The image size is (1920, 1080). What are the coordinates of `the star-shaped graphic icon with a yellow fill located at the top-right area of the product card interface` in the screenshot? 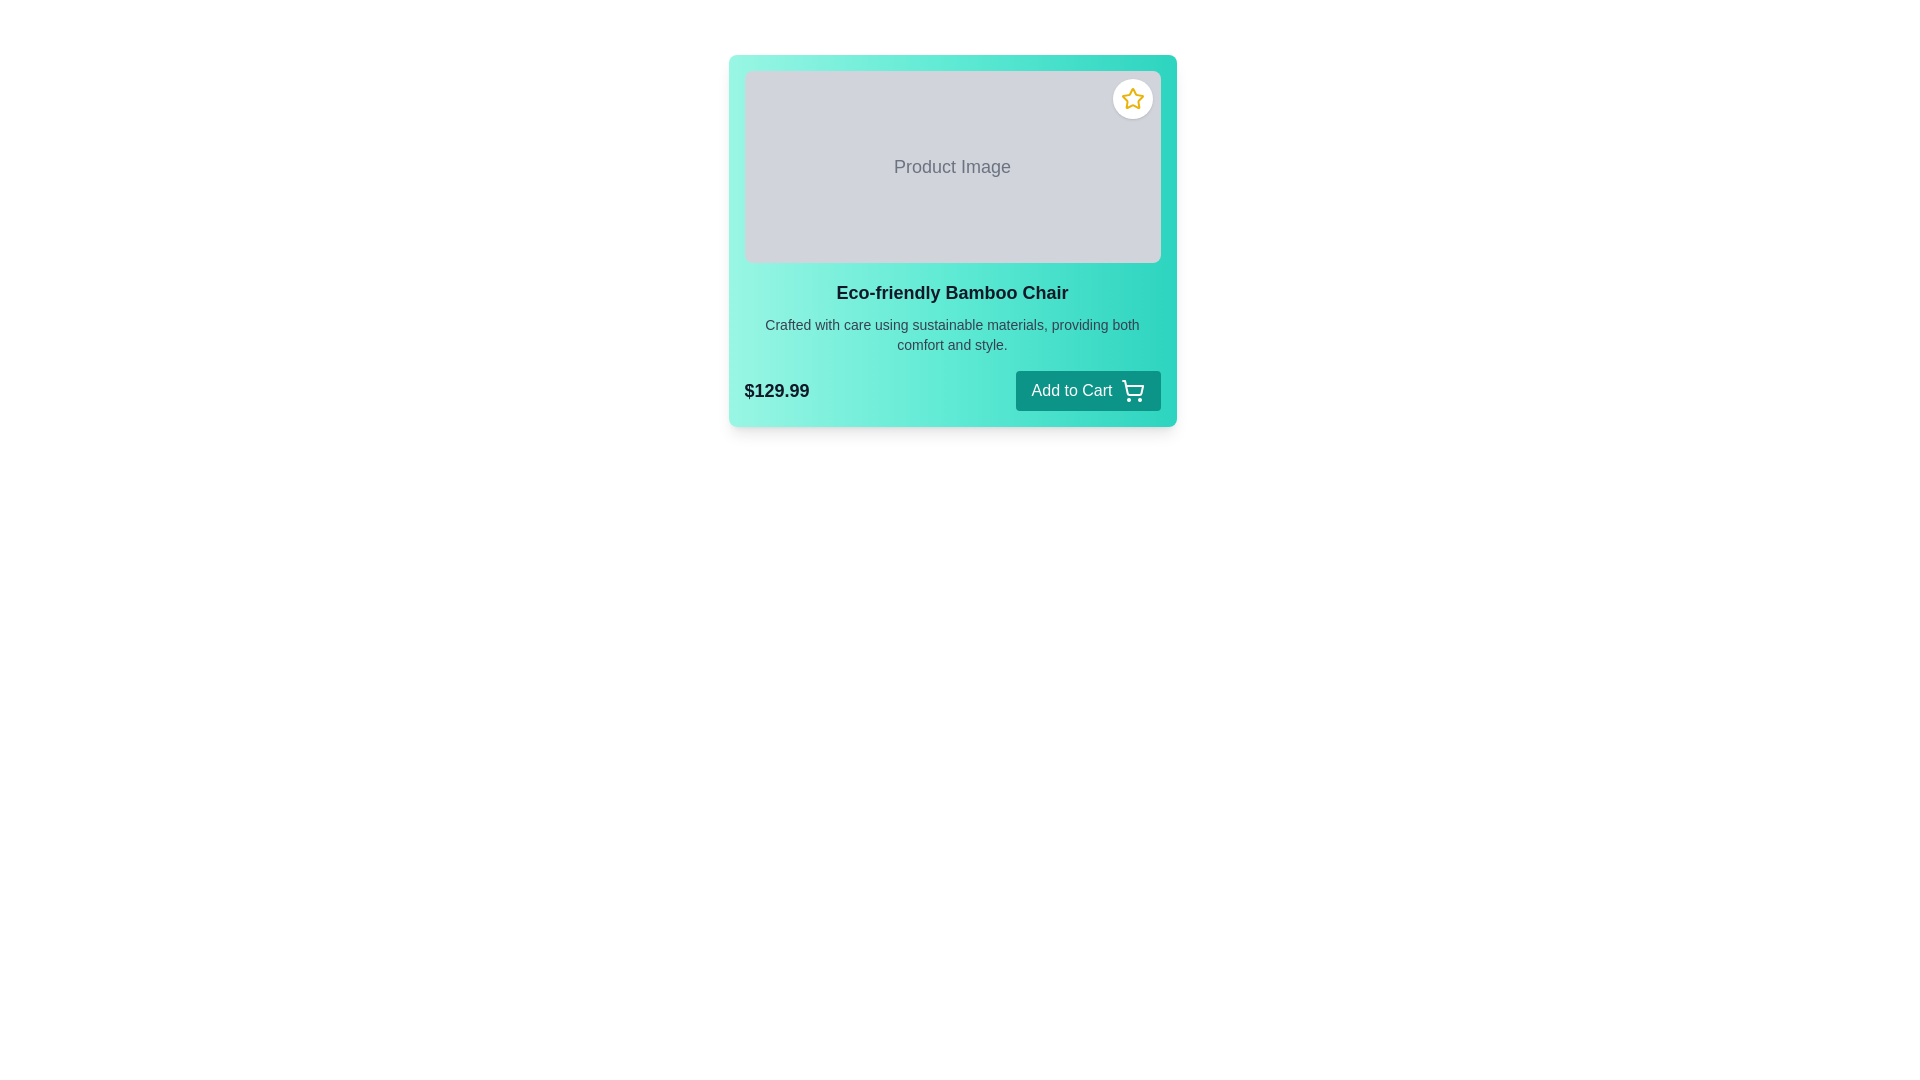 It's located at (1132, 98).